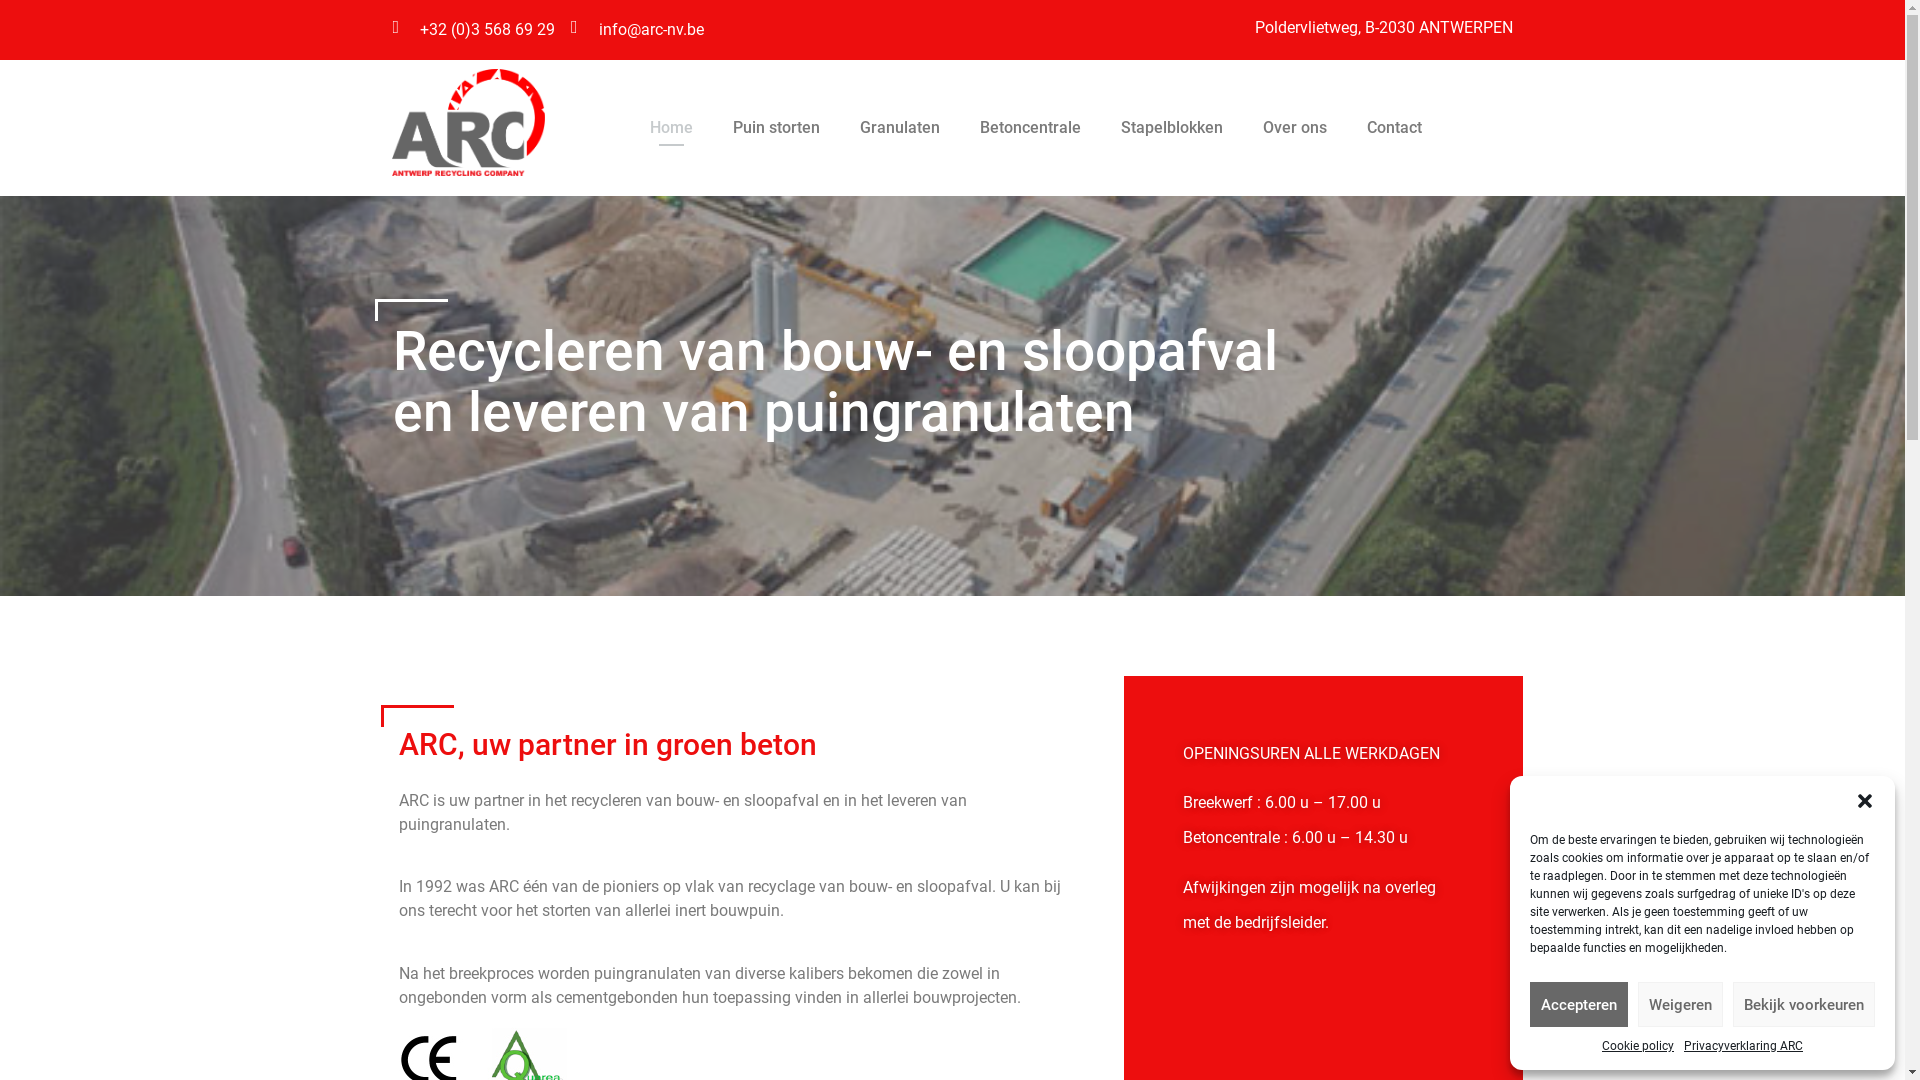  Describe the element at coordinates (636, 30) in the screenshot. I see `'info@arc-nv.be'` at that location.